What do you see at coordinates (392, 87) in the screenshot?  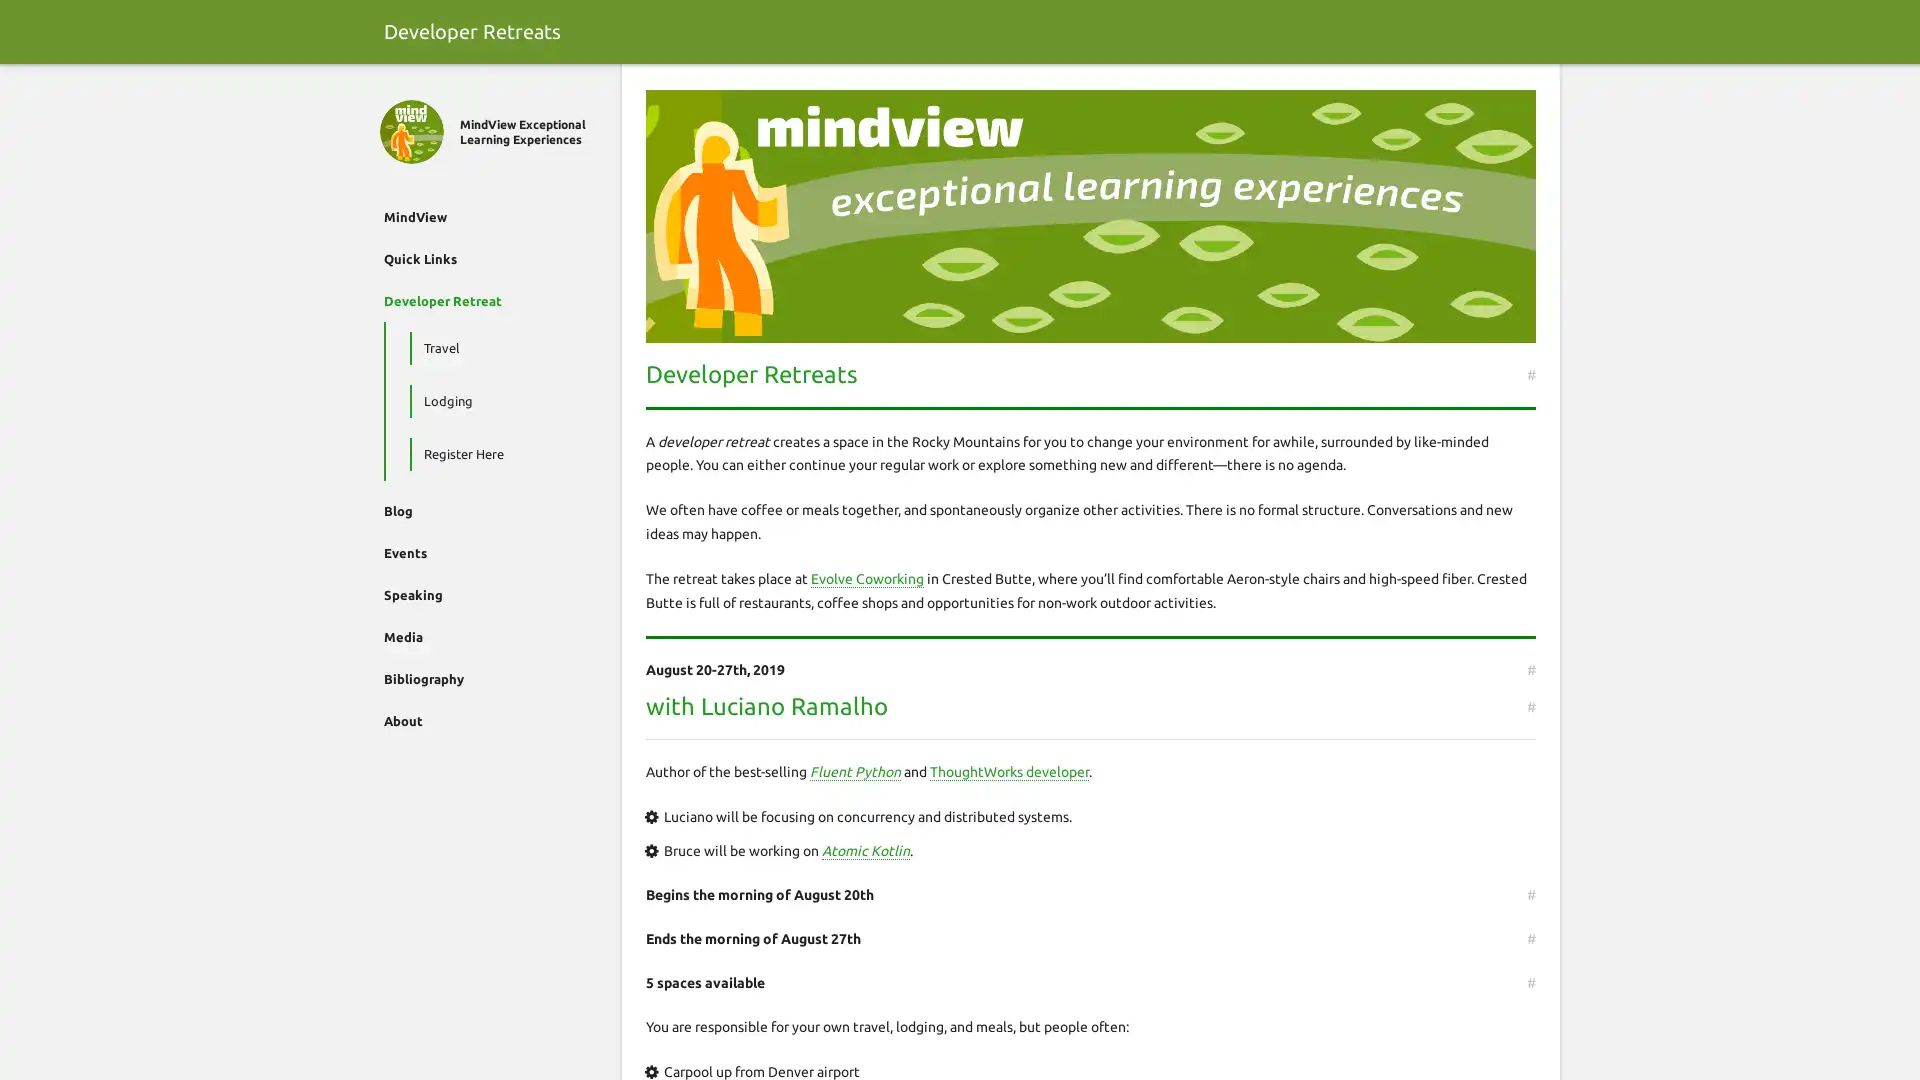 I see `Close` at bounding box center [392, 87].